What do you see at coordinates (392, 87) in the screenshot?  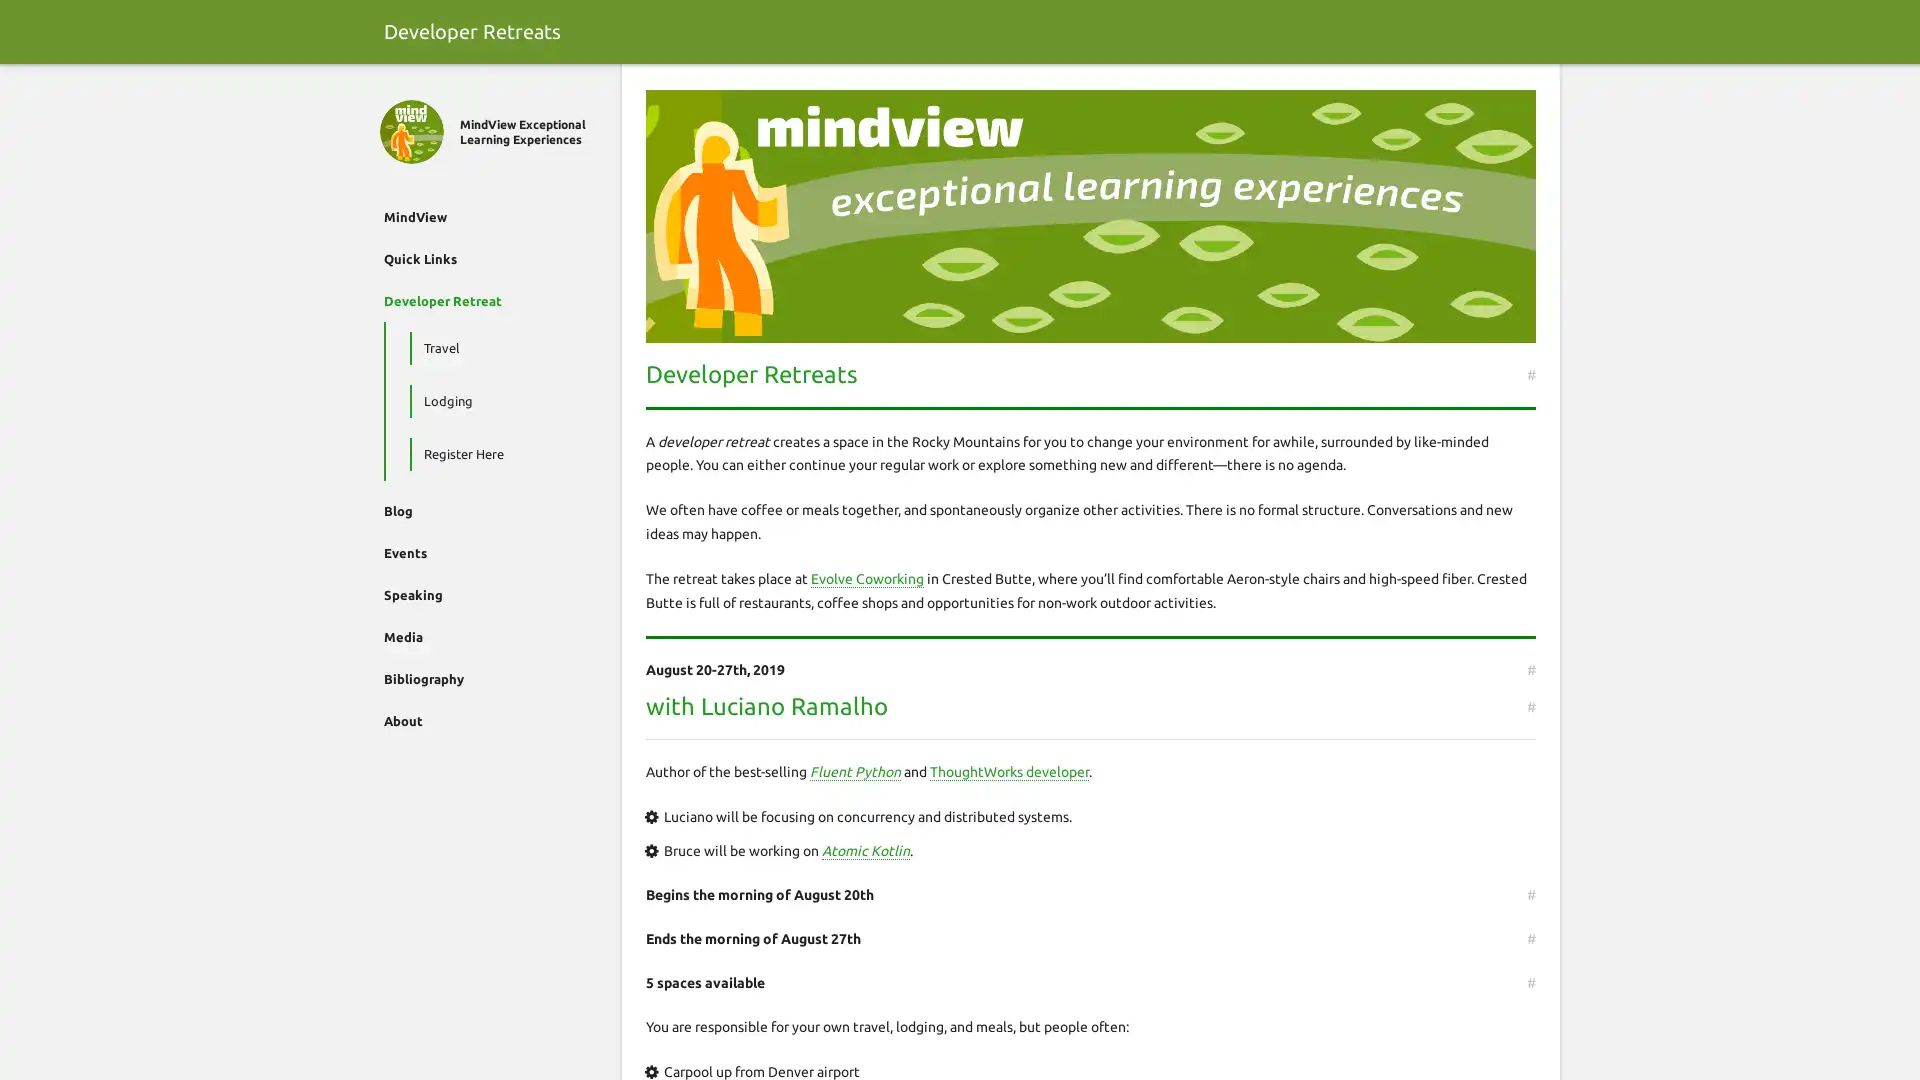 I see `Close` at bounding box center [392, 87].